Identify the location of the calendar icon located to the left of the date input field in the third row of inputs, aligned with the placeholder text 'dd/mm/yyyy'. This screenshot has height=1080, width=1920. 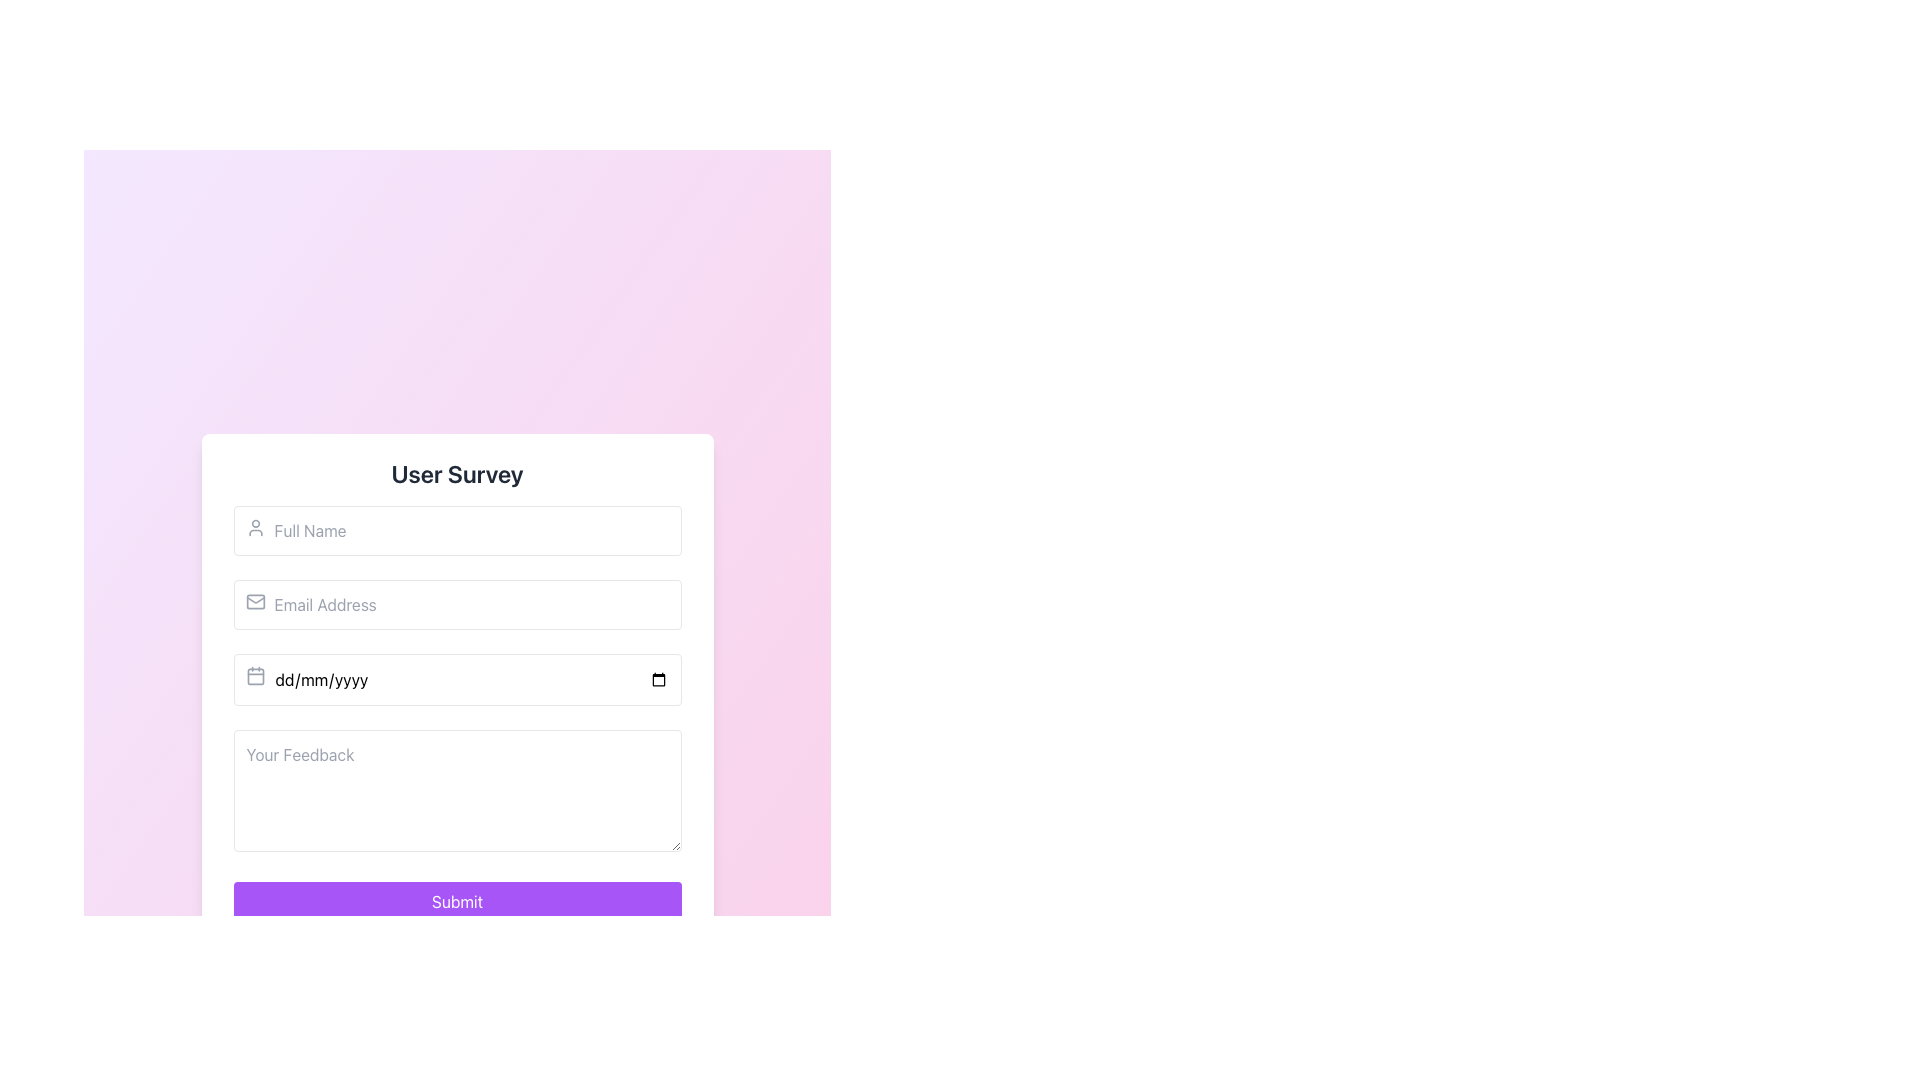
(254, 675).